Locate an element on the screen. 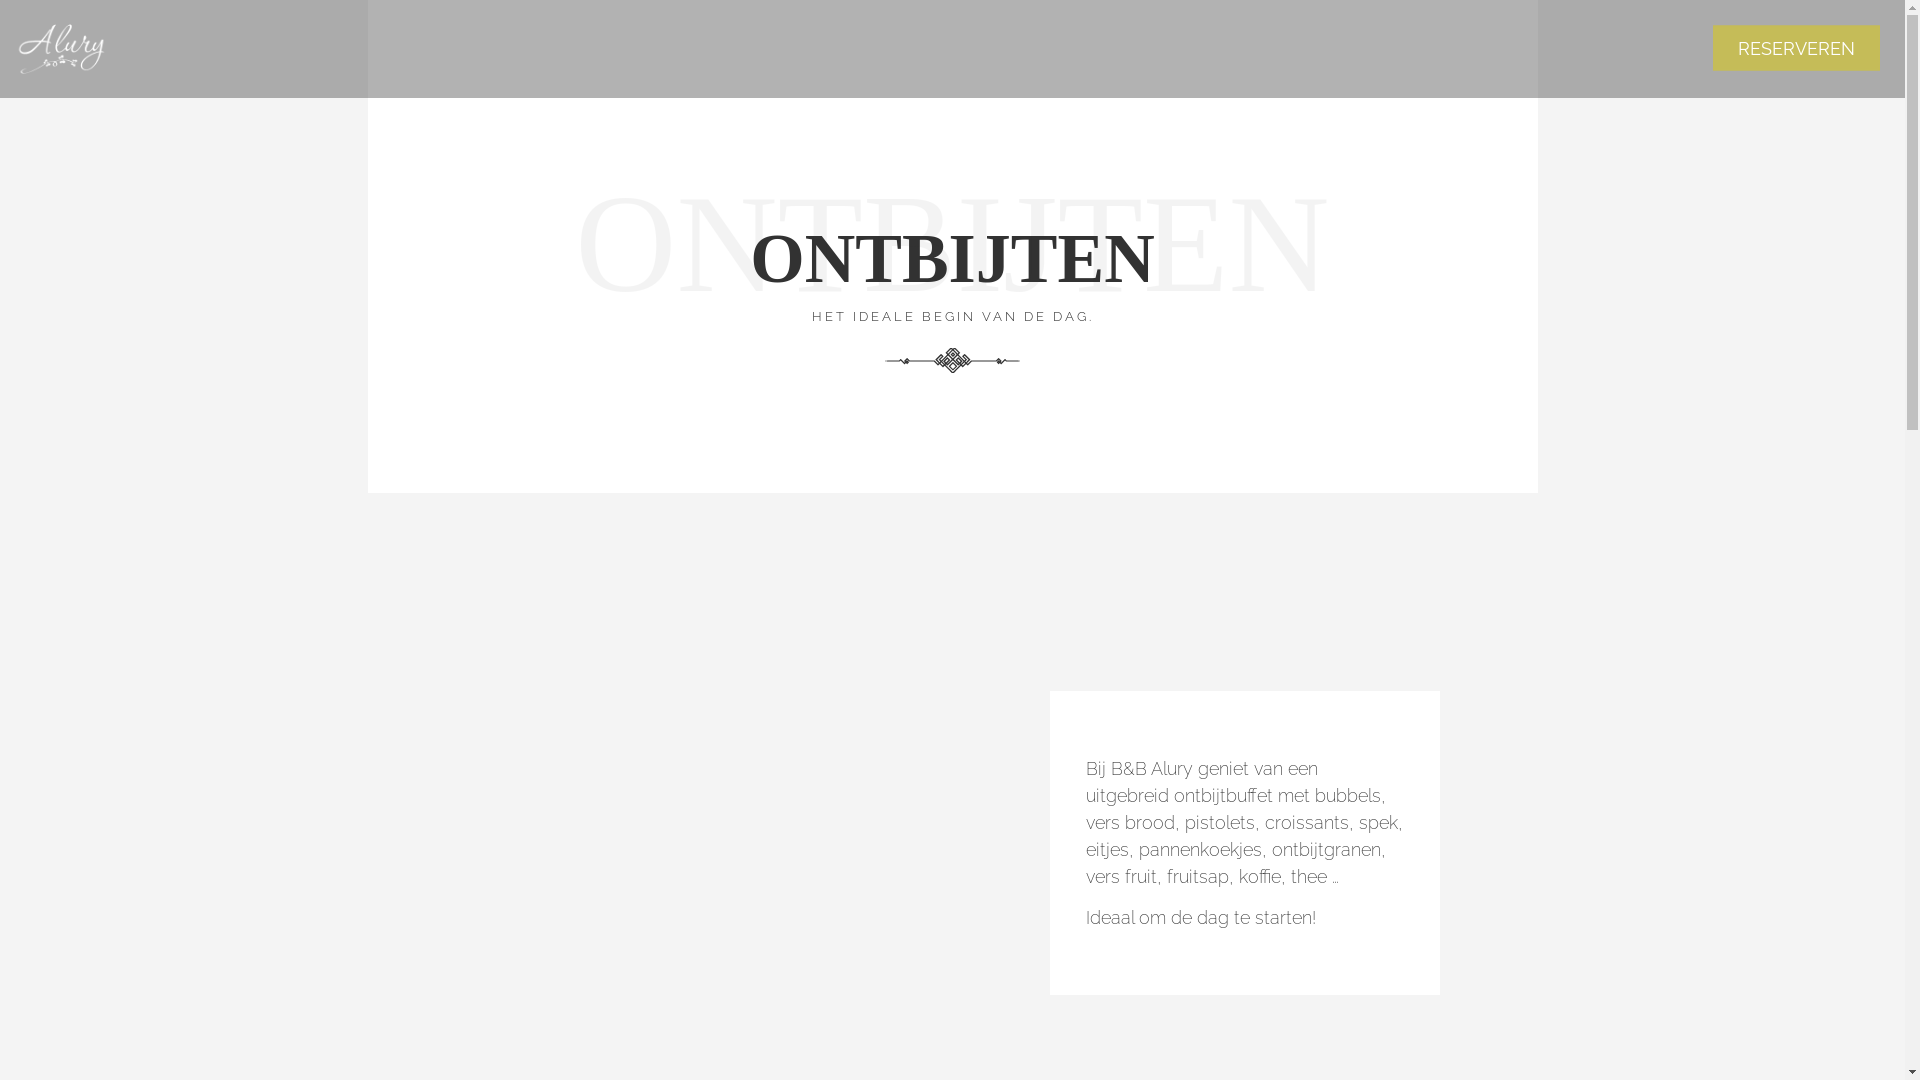 The height and width of the screenshot is (1080, 1920). 'RESERVEREN' is located at coordinates (1796, 46).